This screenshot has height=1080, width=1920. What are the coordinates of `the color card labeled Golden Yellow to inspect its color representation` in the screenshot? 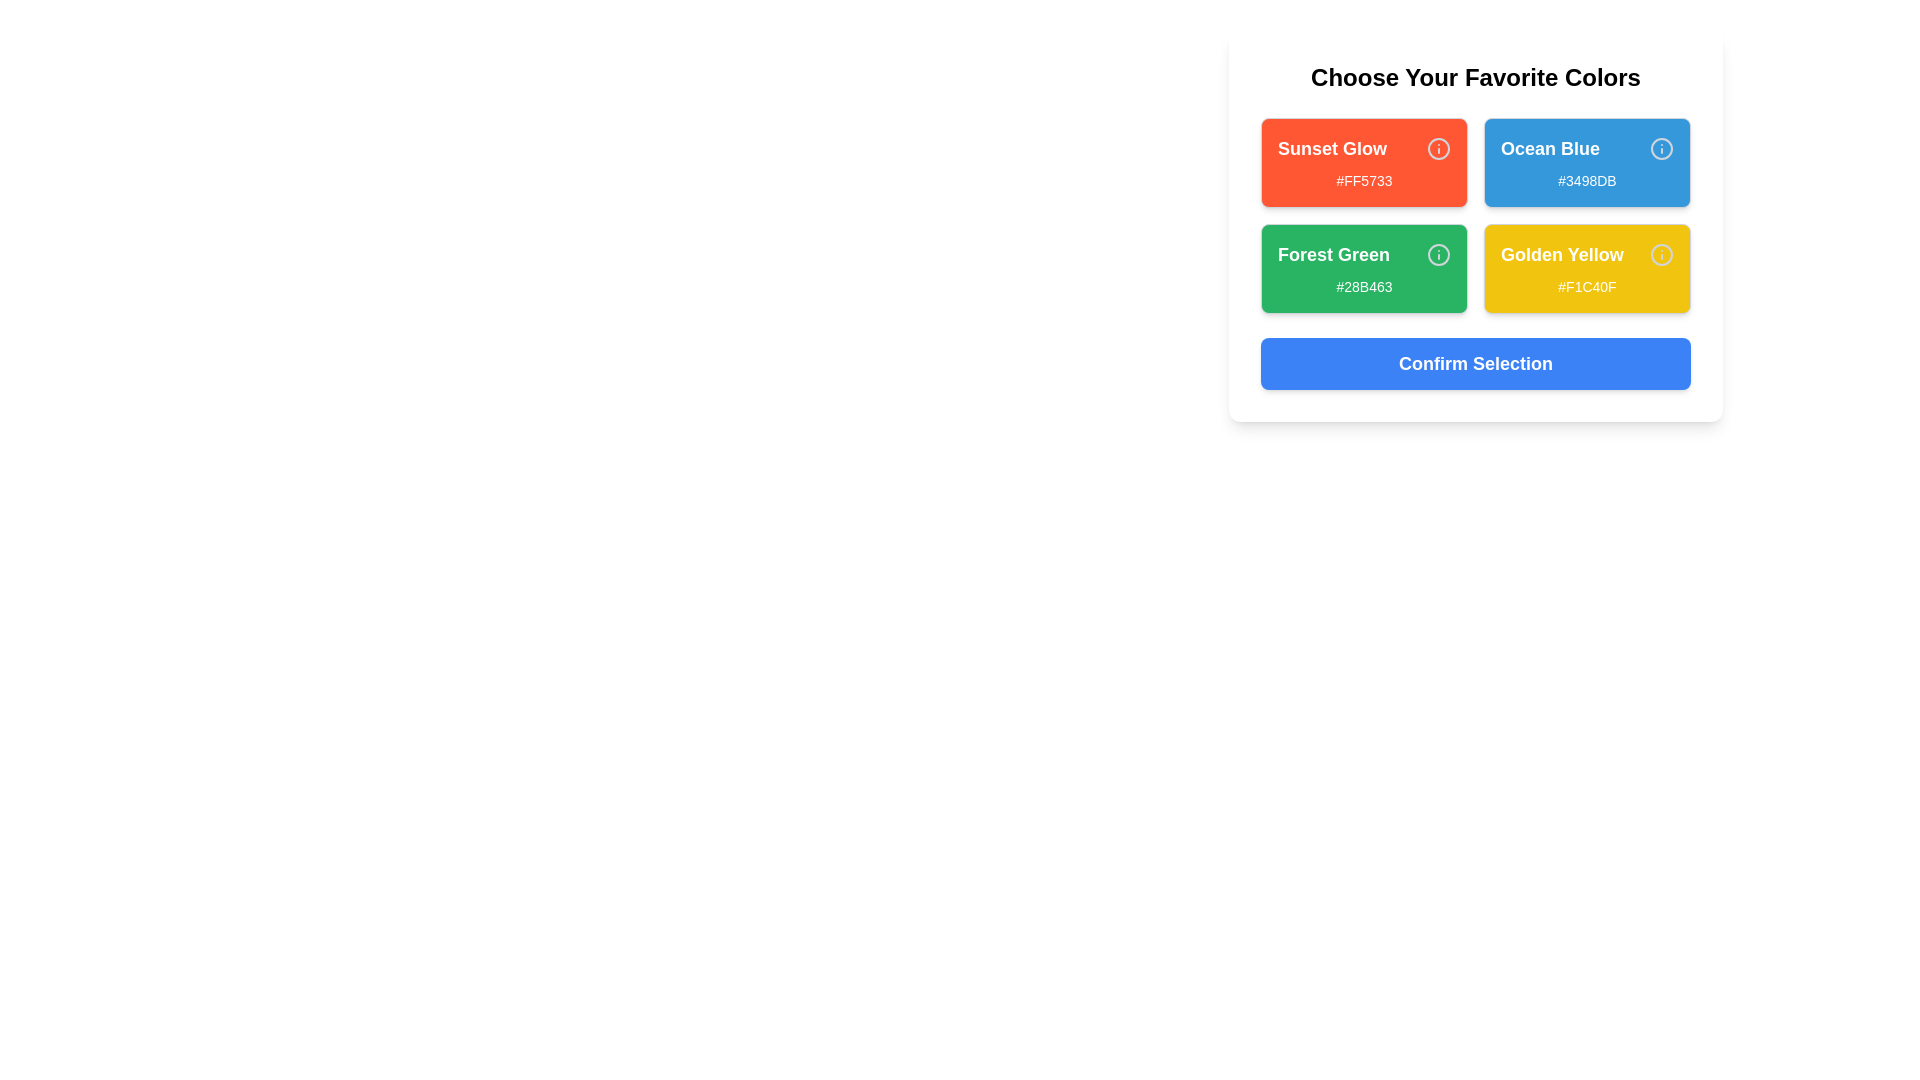 It's located at (1586, 268).